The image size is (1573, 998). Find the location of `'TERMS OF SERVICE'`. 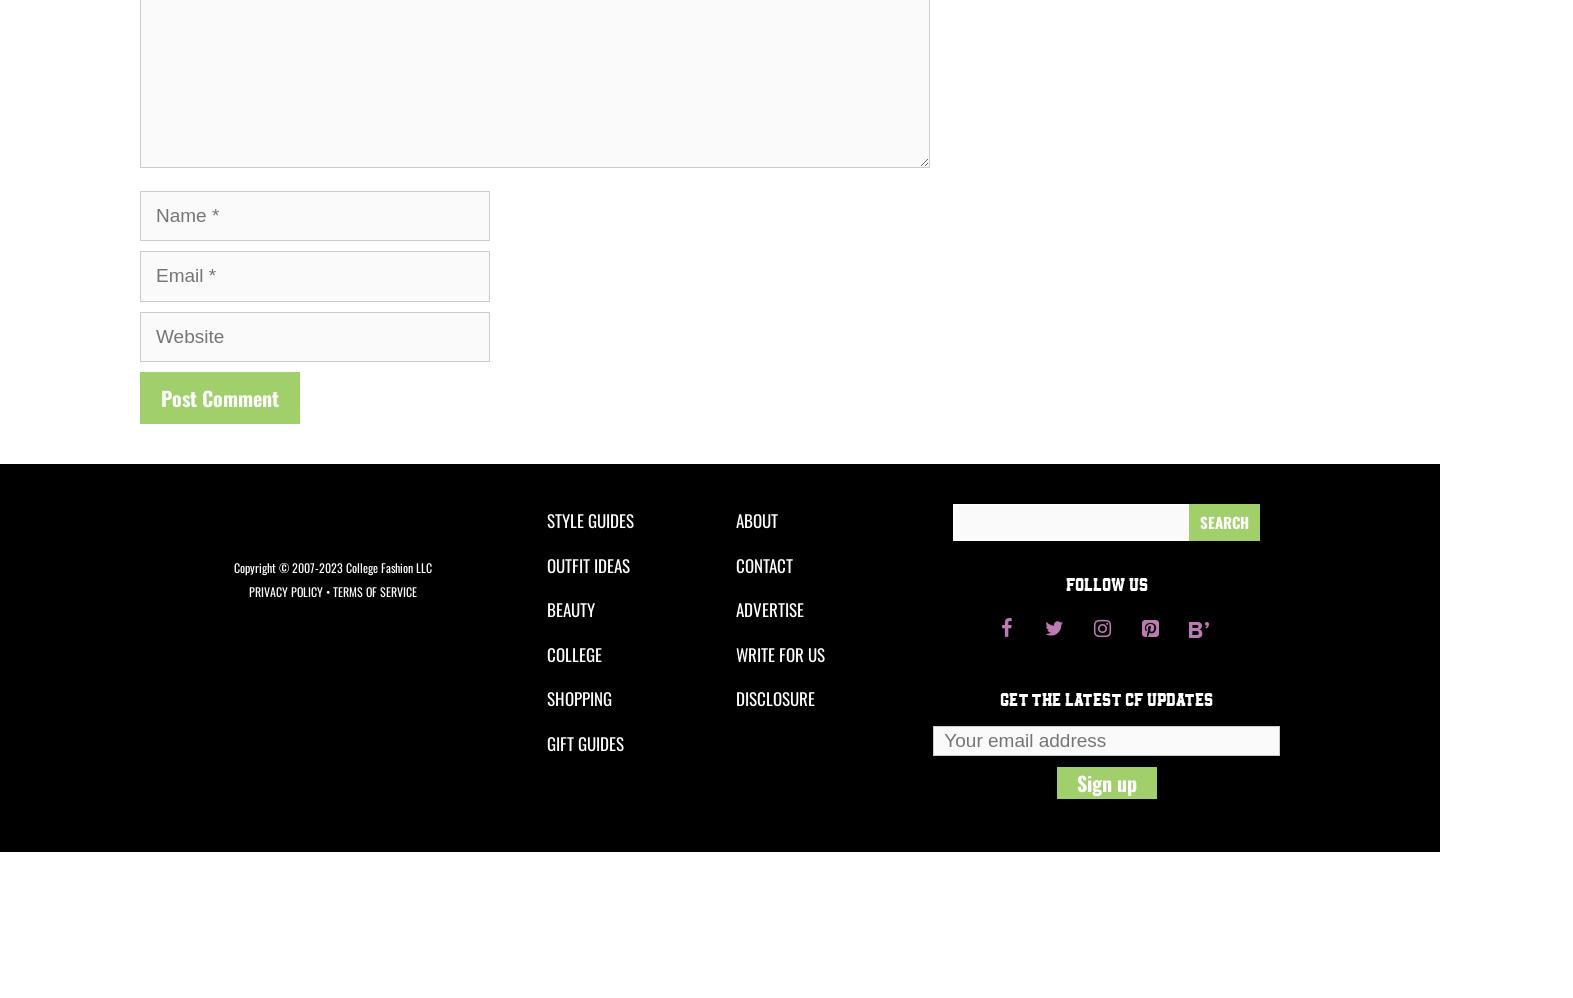

'TERMS OF SERVICE' is located at coordinates (332, 589).